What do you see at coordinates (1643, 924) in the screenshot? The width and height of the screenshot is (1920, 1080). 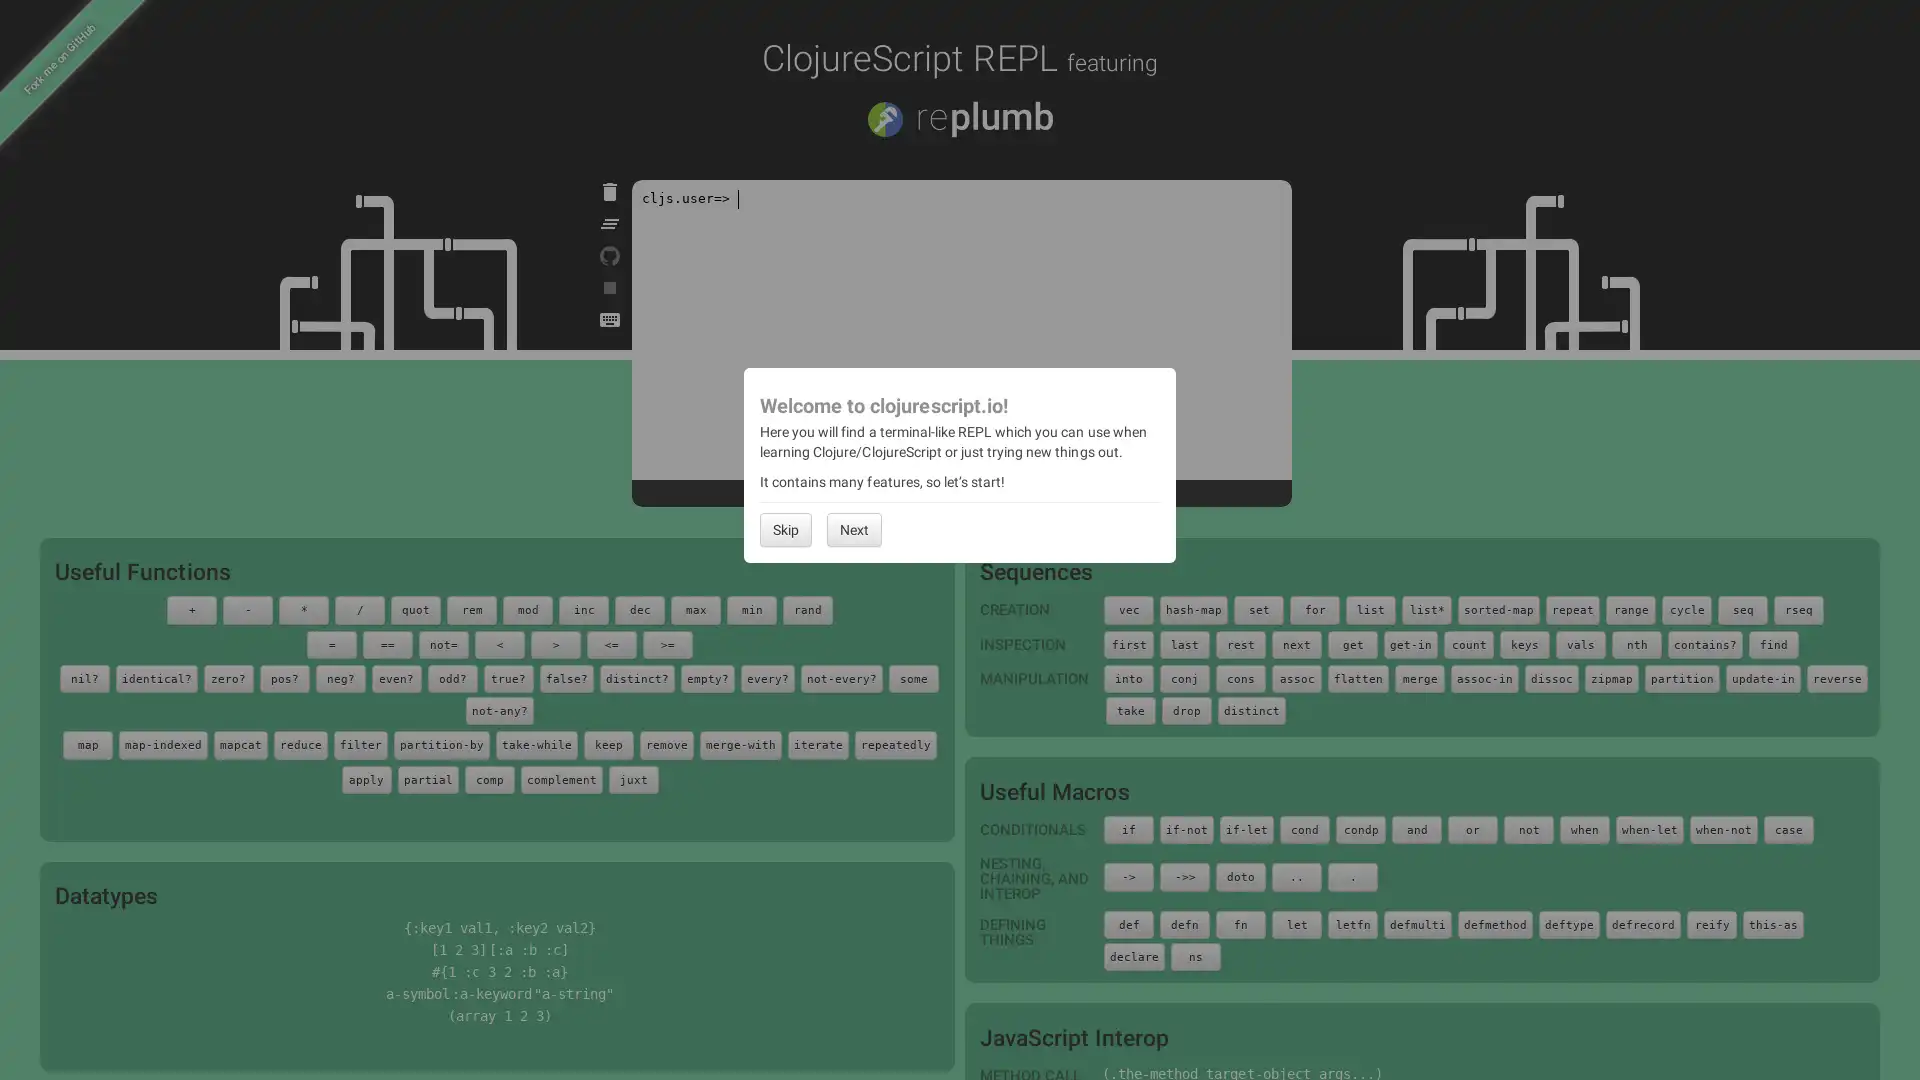 I see `defrecord` at bounding box center [1643, 924].